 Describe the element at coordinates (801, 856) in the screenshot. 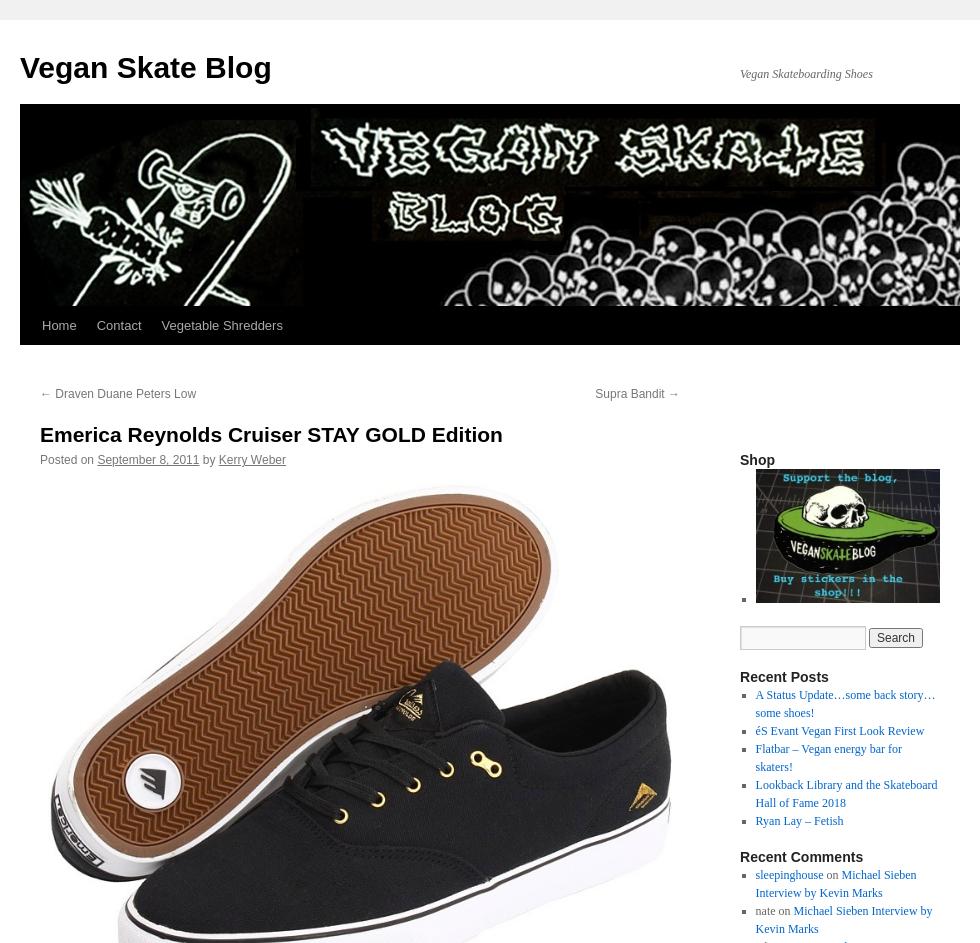

I see `'Recent Comments'` at that location.